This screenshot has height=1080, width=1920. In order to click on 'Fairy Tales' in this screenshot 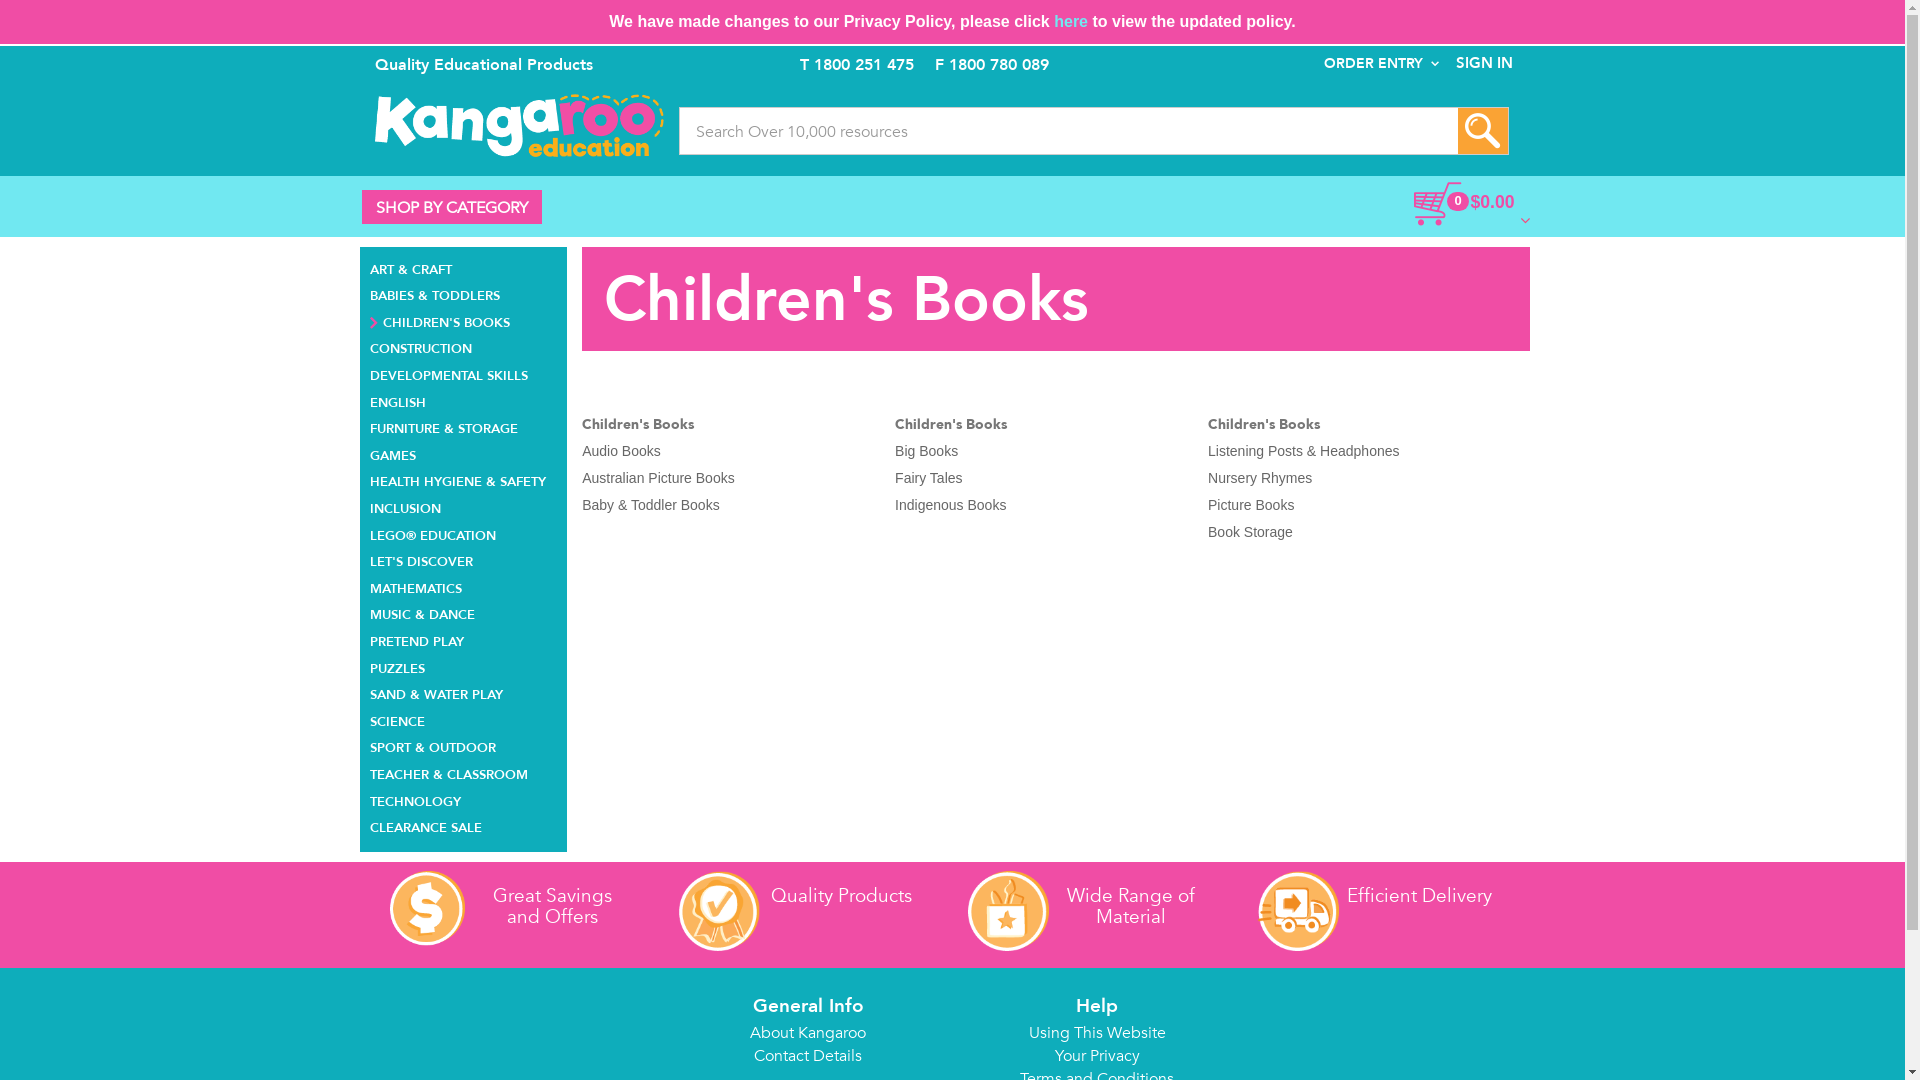, I will do `click(927, 478)`.